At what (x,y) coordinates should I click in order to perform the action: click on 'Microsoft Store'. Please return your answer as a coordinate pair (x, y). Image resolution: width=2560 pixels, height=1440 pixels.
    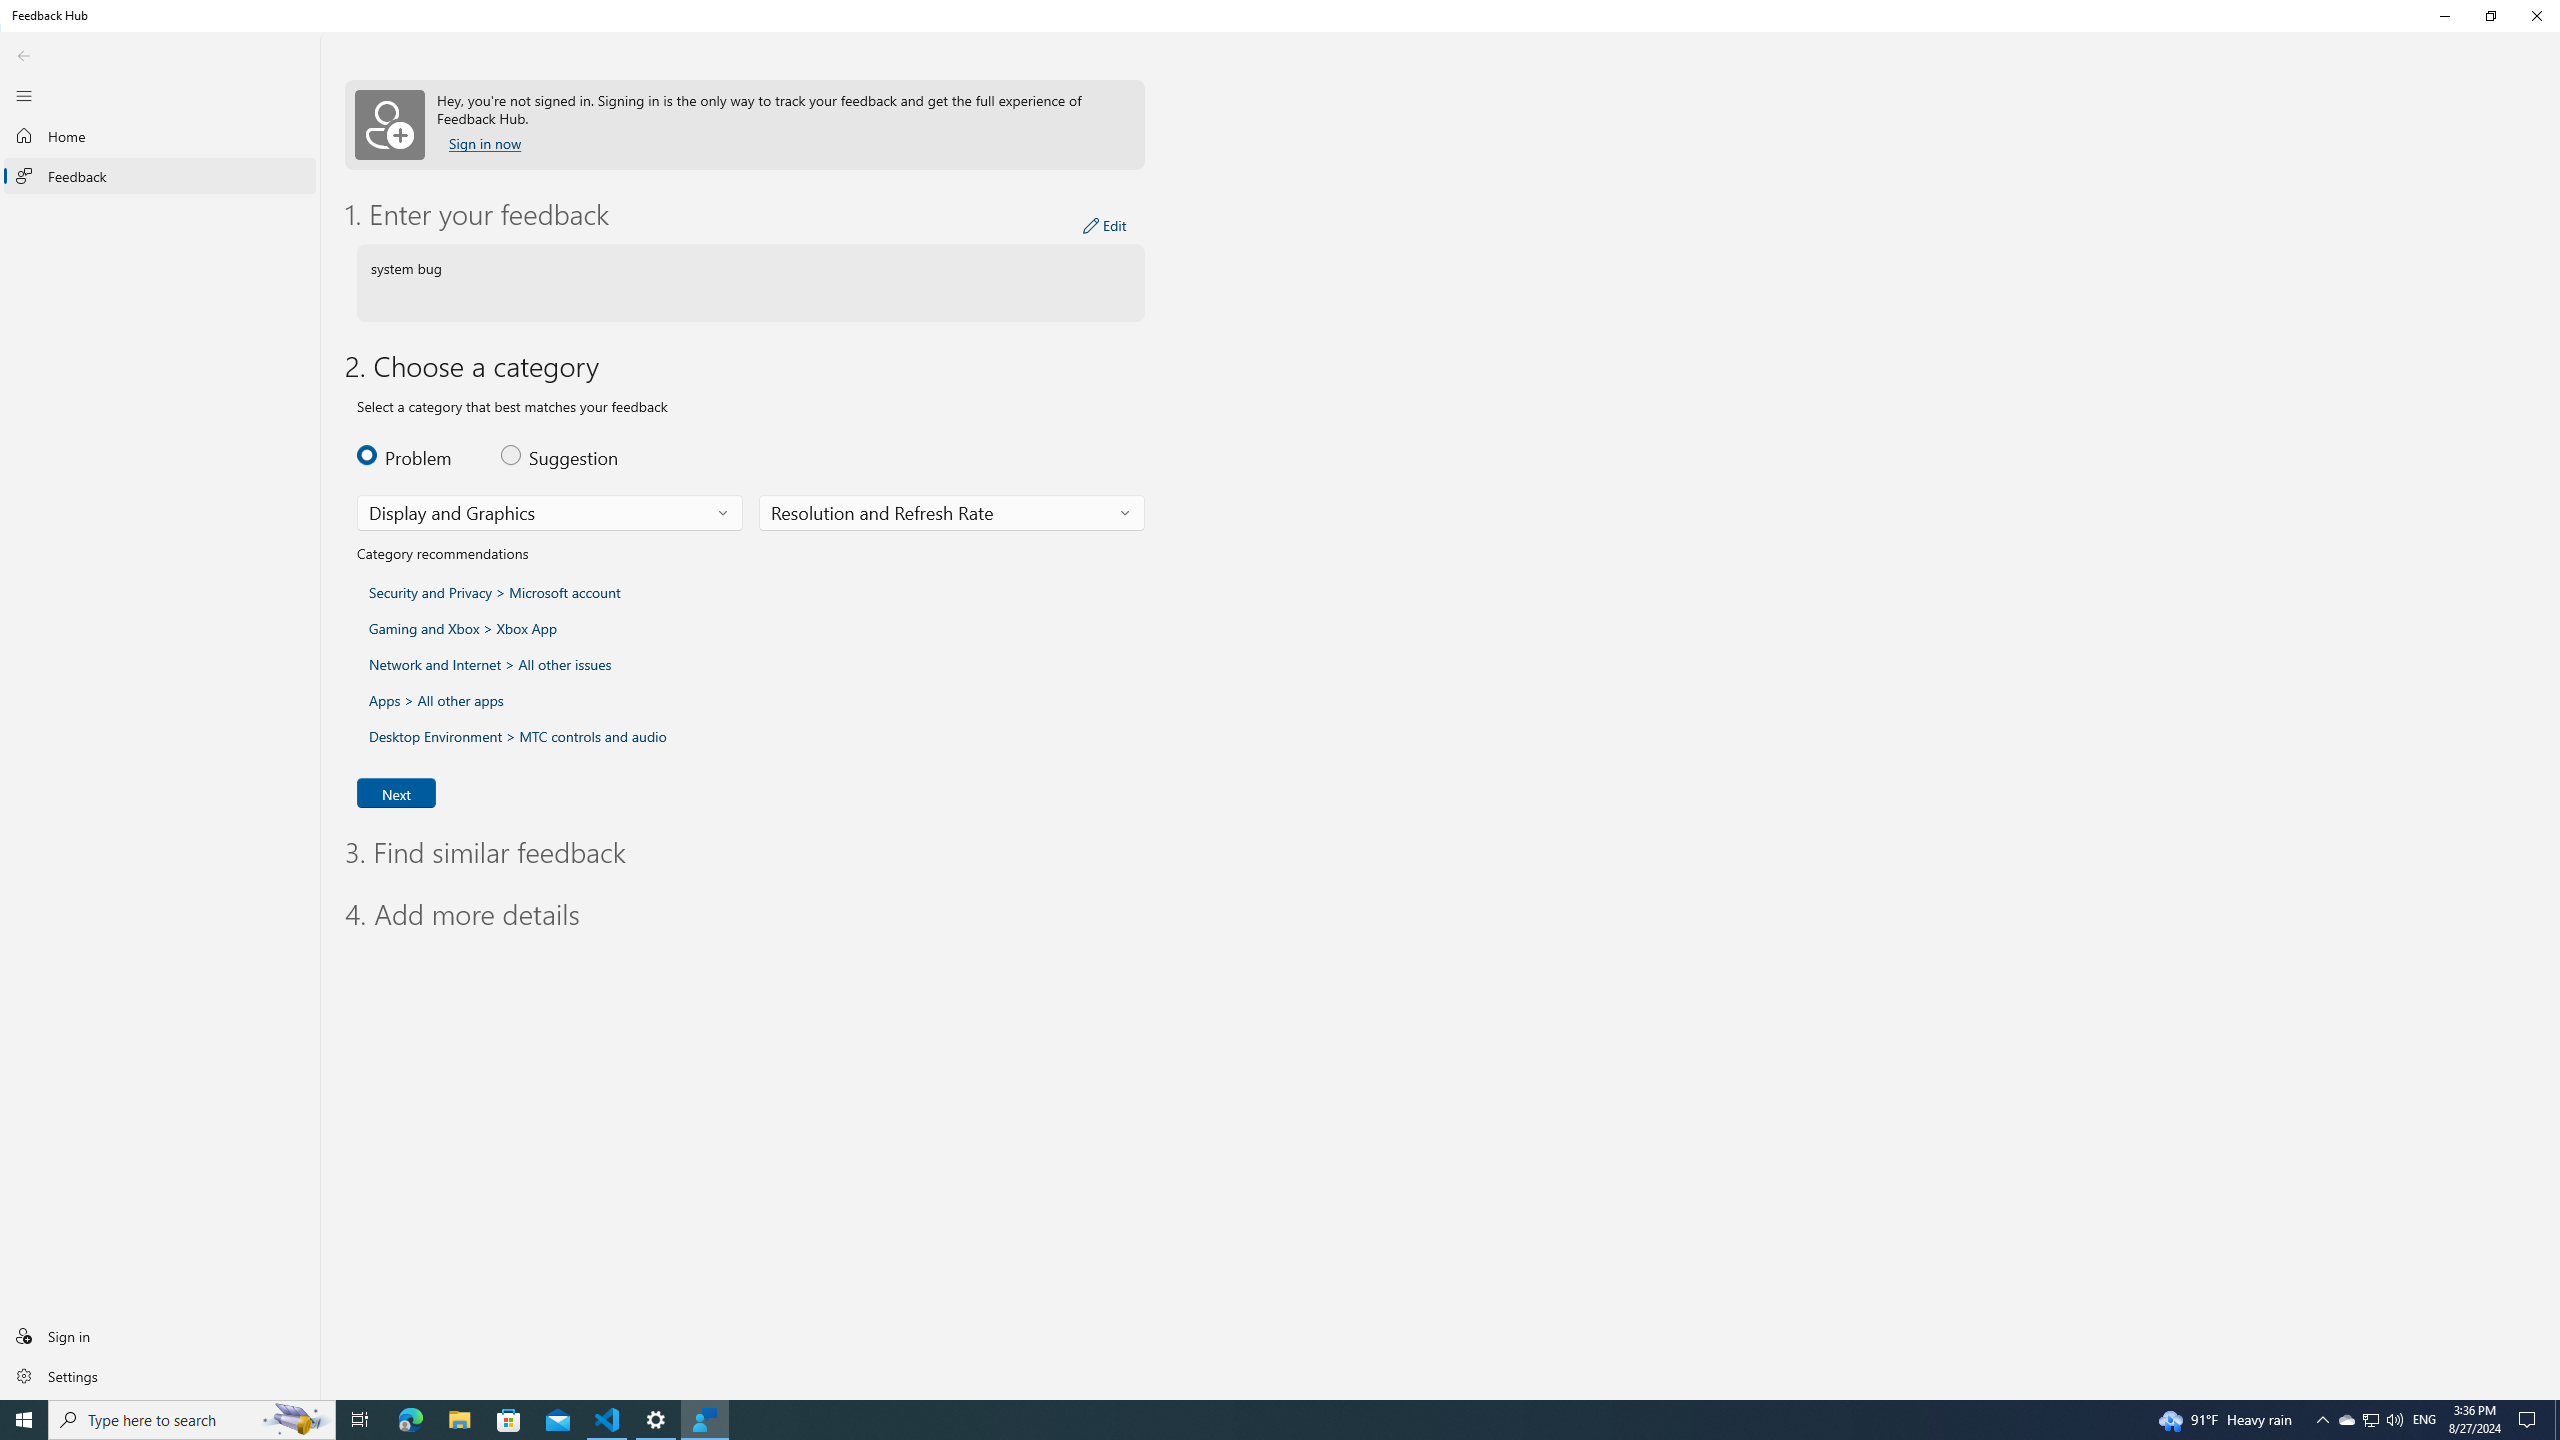
    Looking at the image, I should click on (509, 1418).